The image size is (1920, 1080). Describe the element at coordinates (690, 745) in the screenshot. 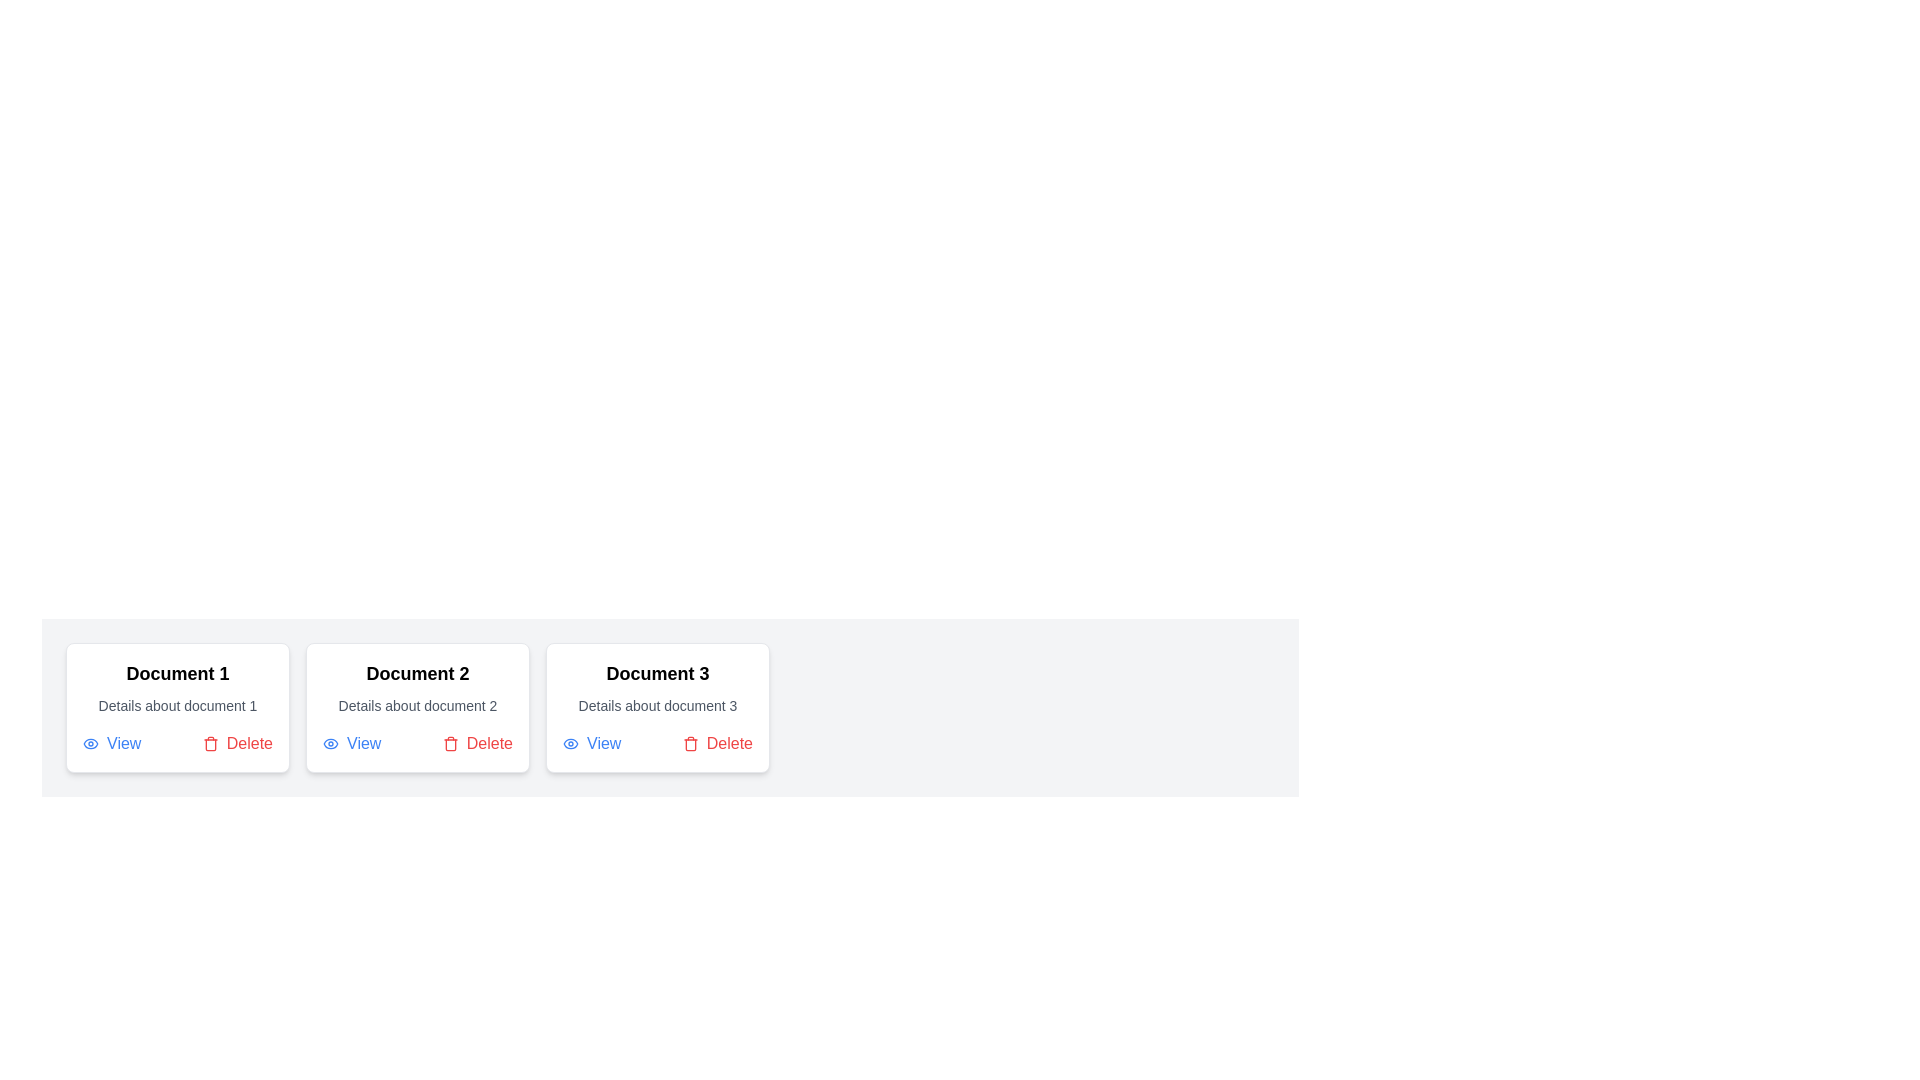

I see `the second vertical subcomponent of the trash icon, which symbolizes a delete action, located to the right of the 'View' and 'Delete' buttons under the 'Document 3' section` at that location.